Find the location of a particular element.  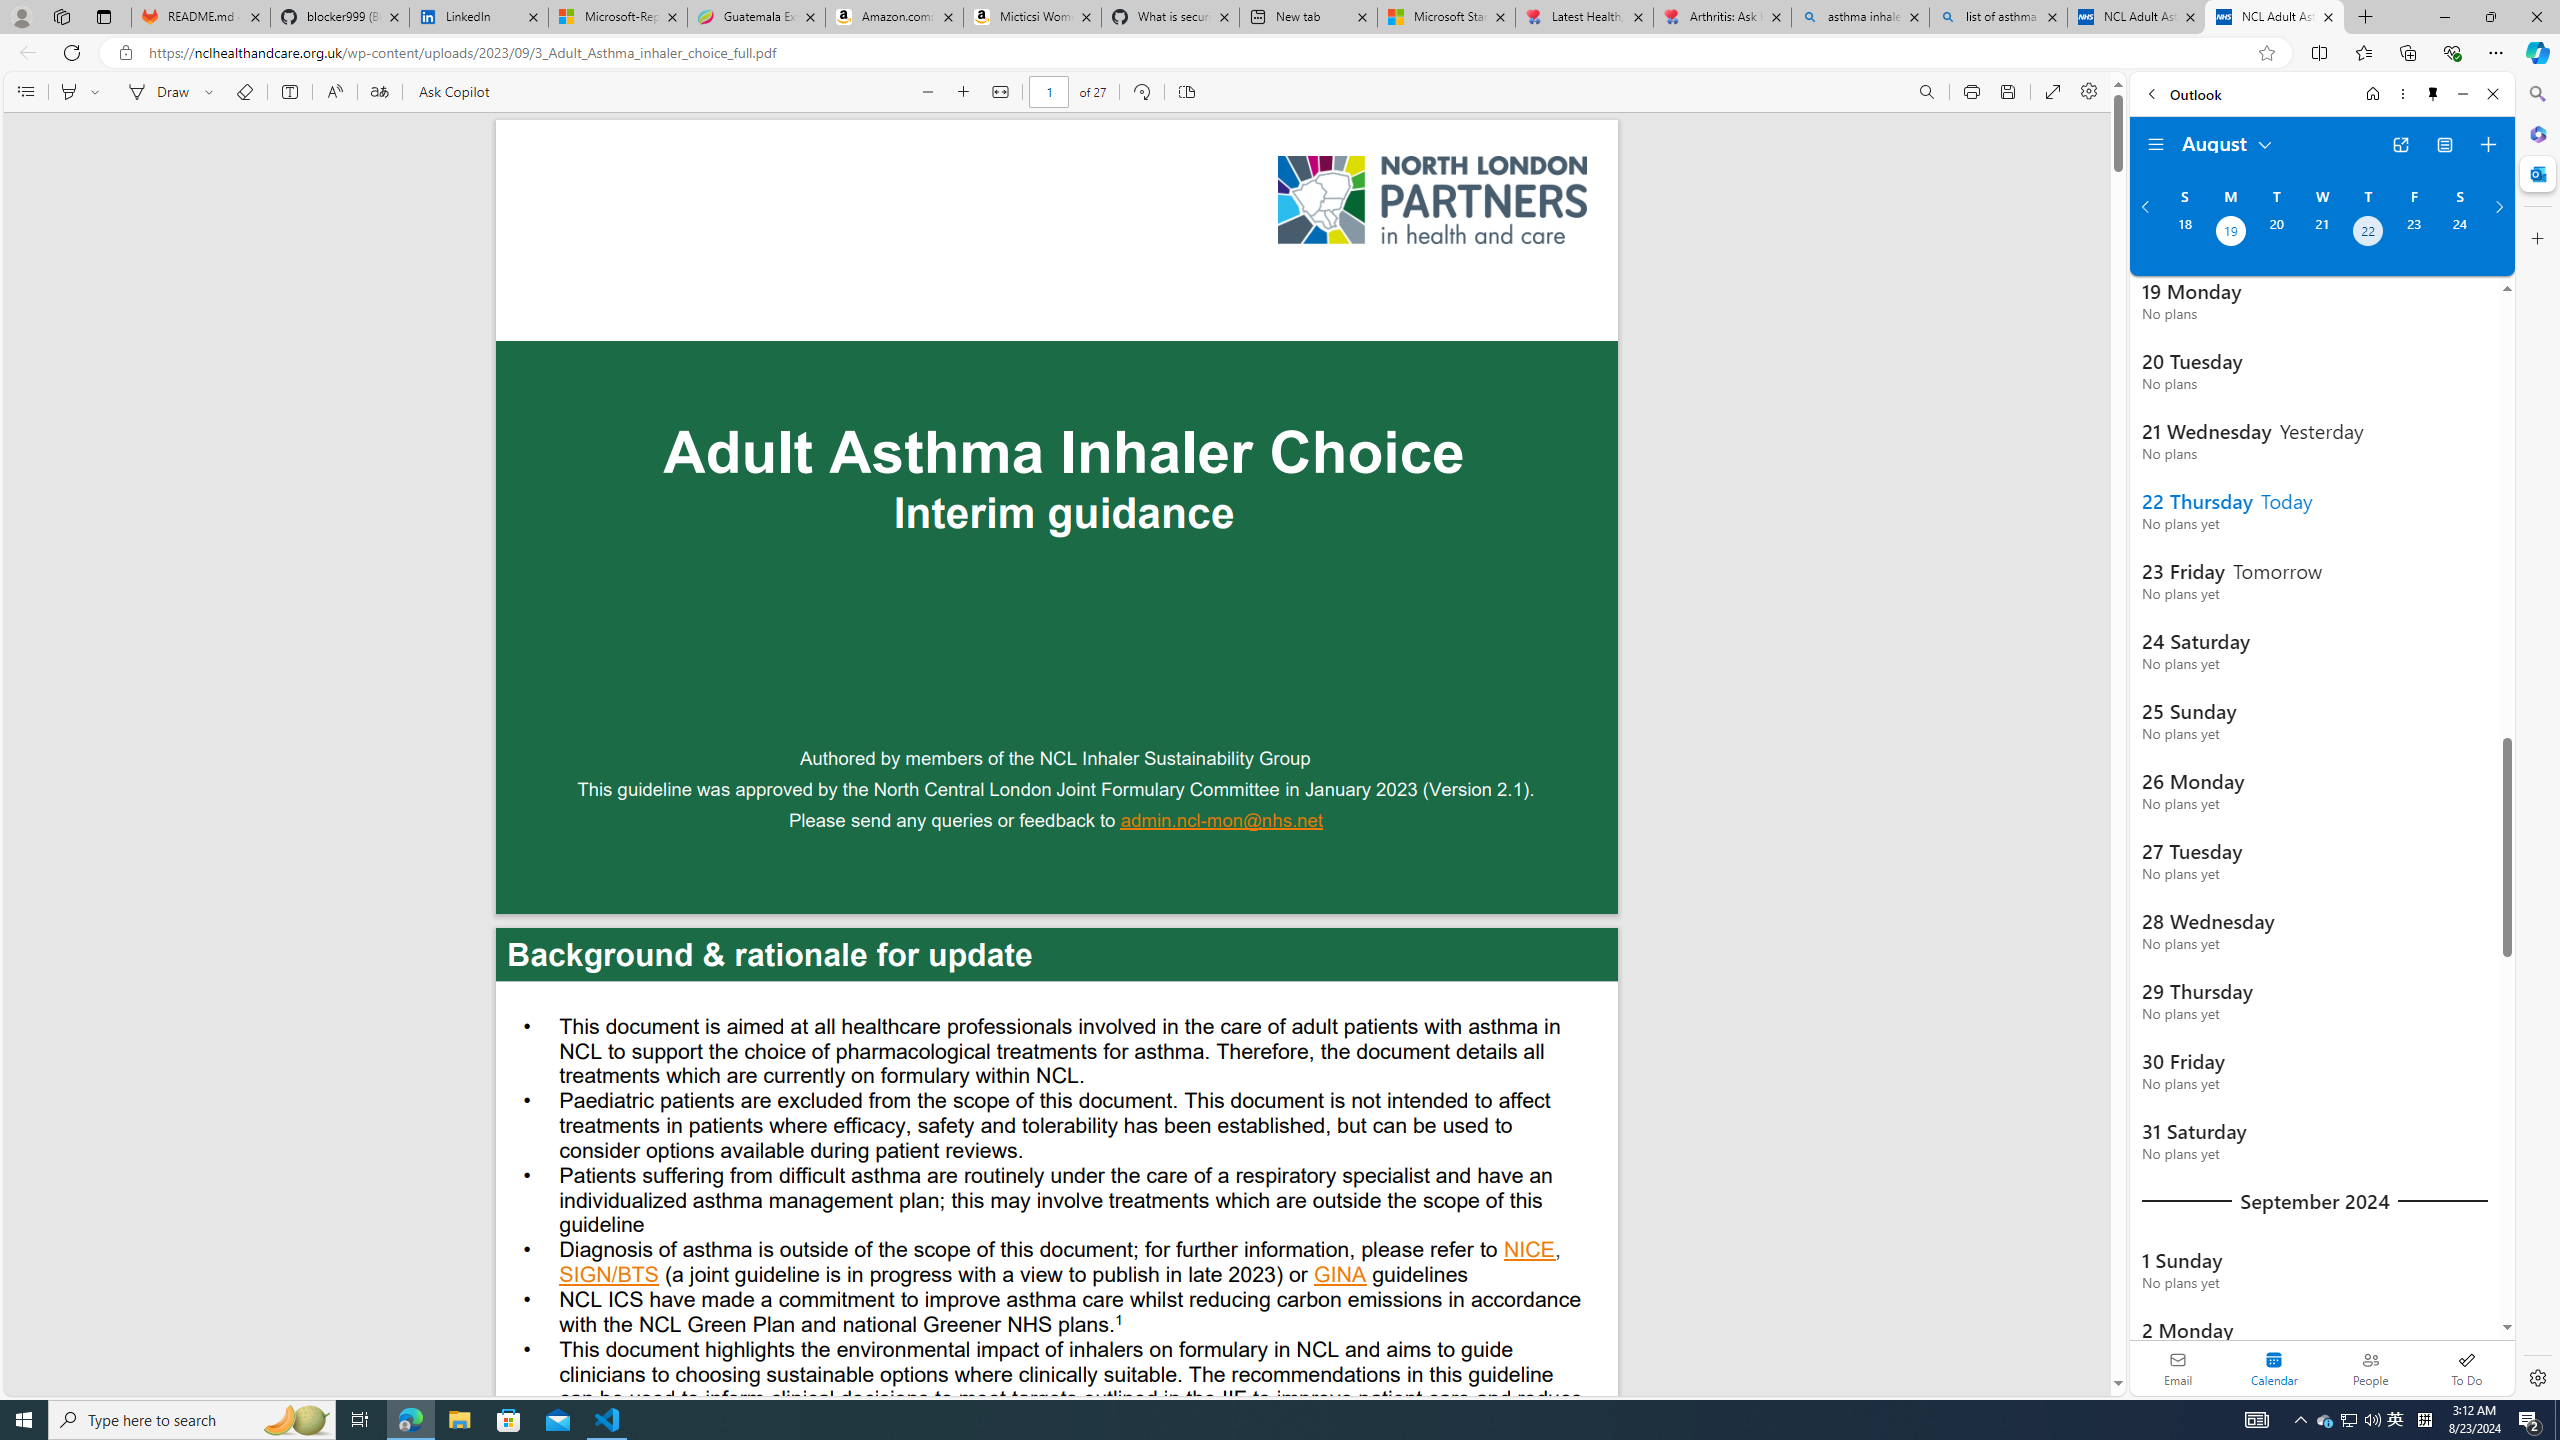

'Ask Copilot' is located at coordinates (452, 91).